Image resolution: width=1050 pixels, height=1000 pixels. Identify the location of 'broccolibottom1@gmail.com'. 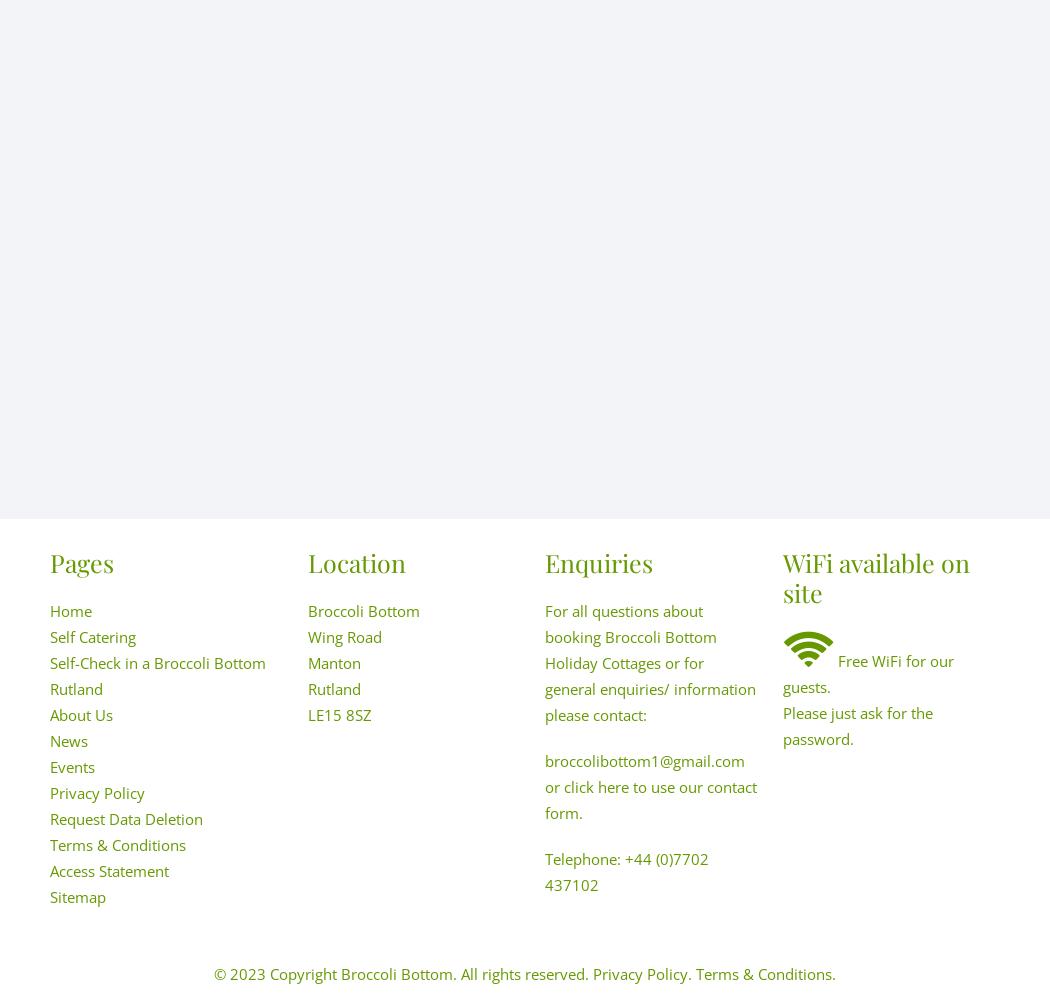
(644, 761).